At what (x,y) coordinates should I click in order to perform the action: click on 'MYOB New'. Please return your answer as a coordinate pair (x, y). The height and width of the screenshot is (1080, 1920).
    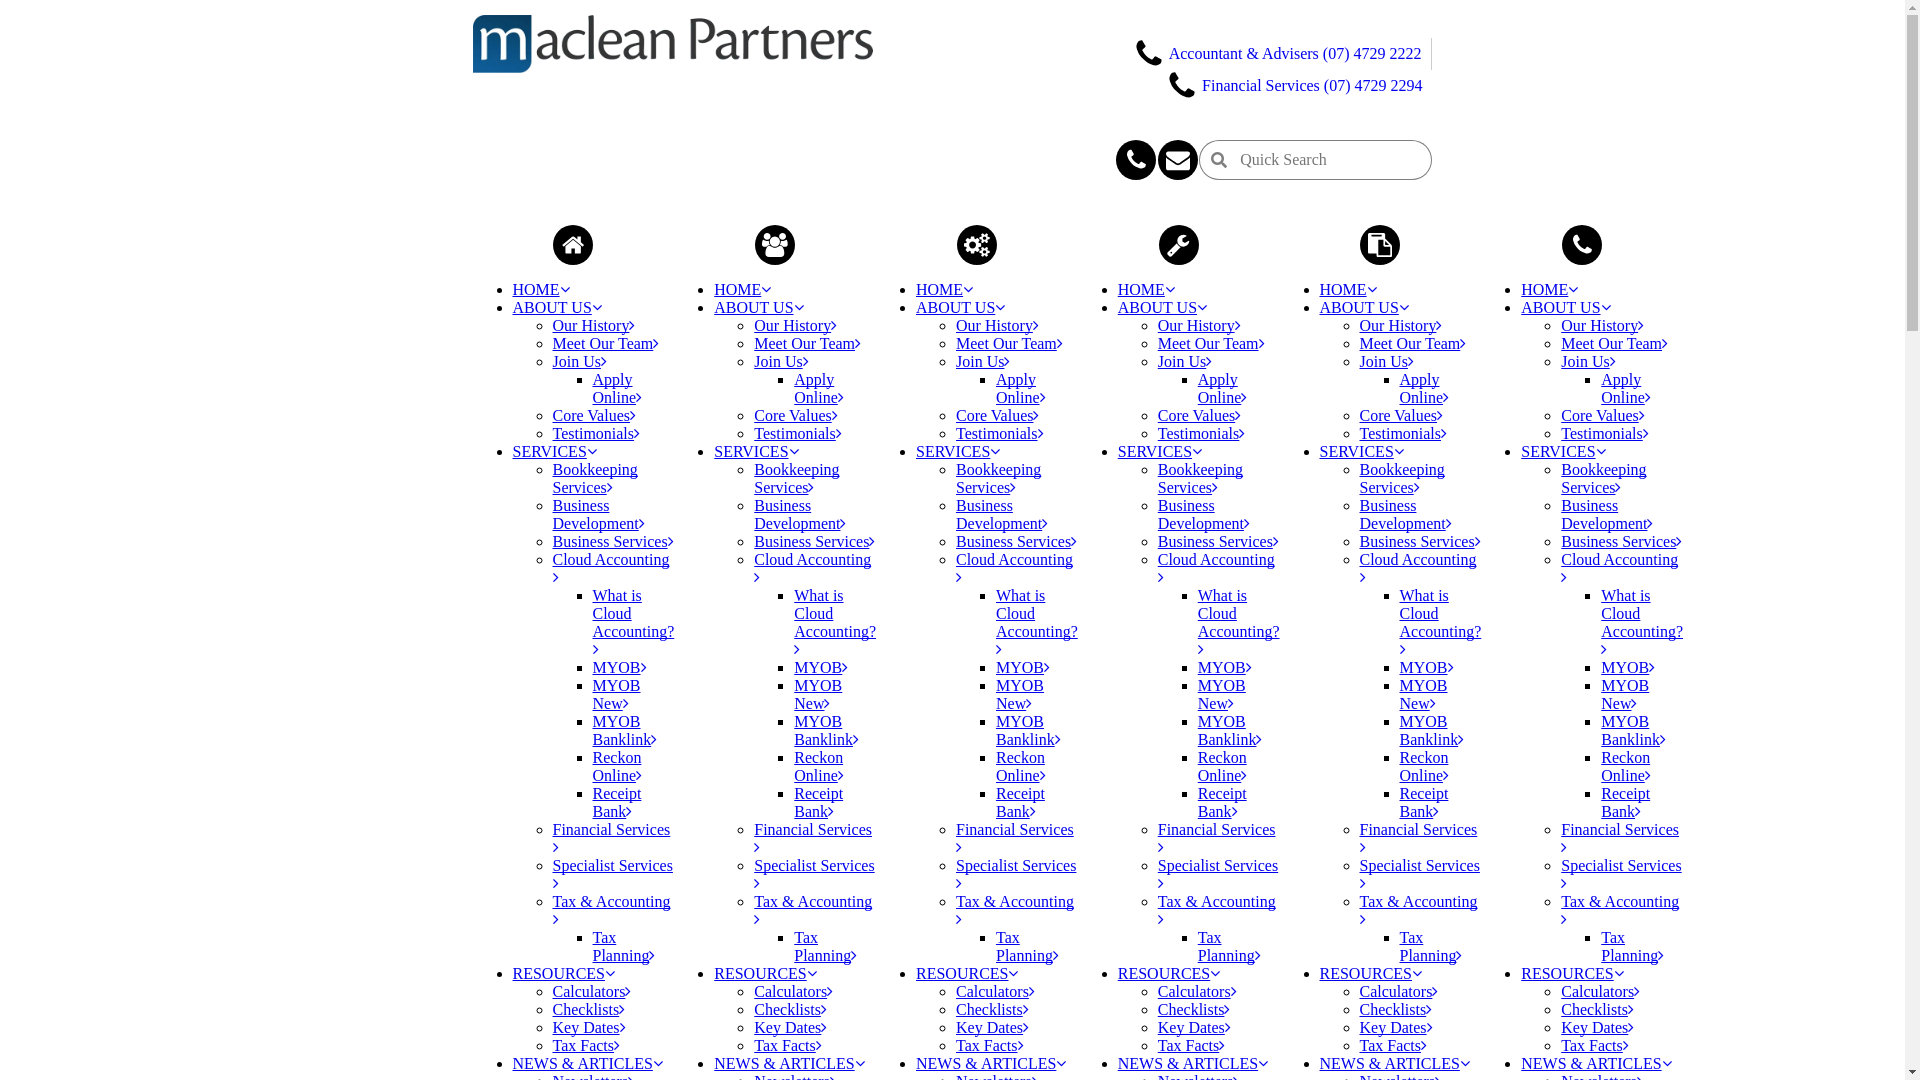
    Looking at the image, I should click on (1625, 693).